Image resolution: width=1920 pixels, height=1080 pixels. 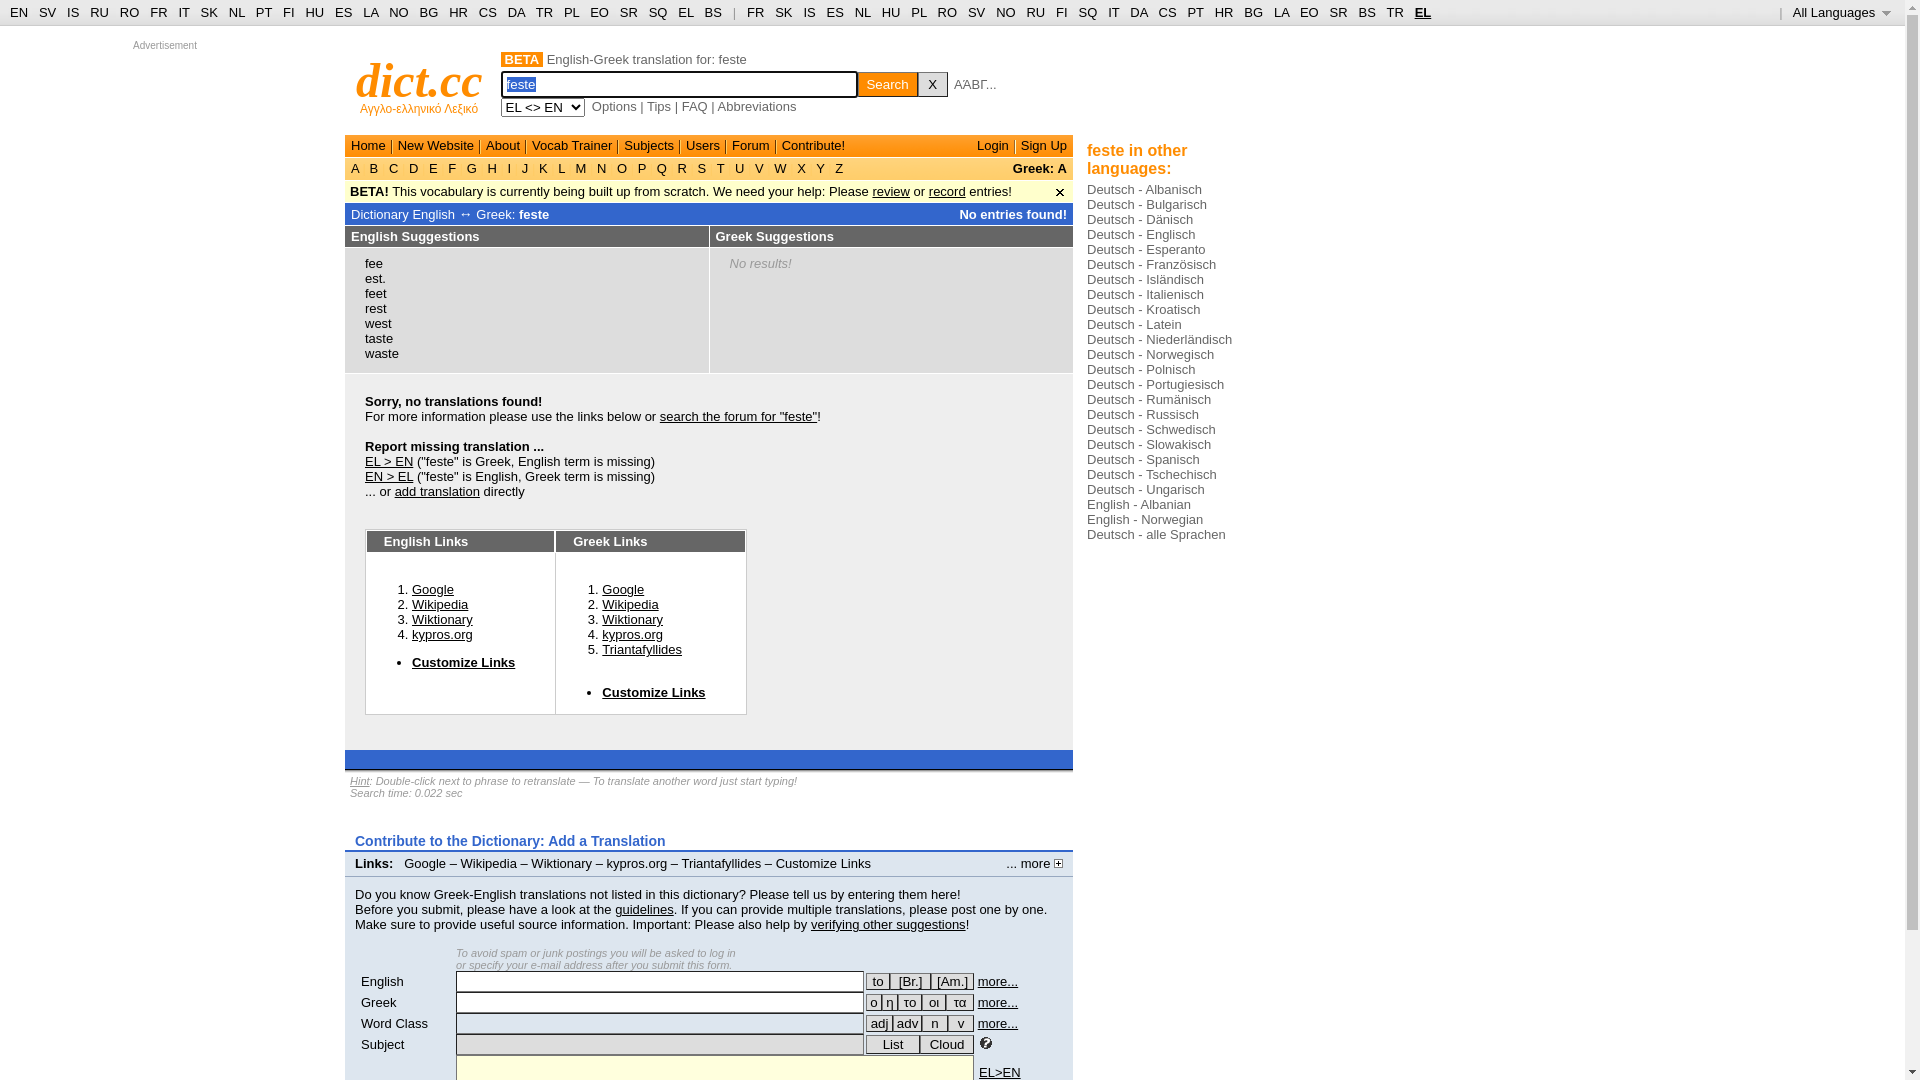 What do you see at coordinates (701, 167) in the screenshot?
I see `'S'` at bounding box center [701, 167].